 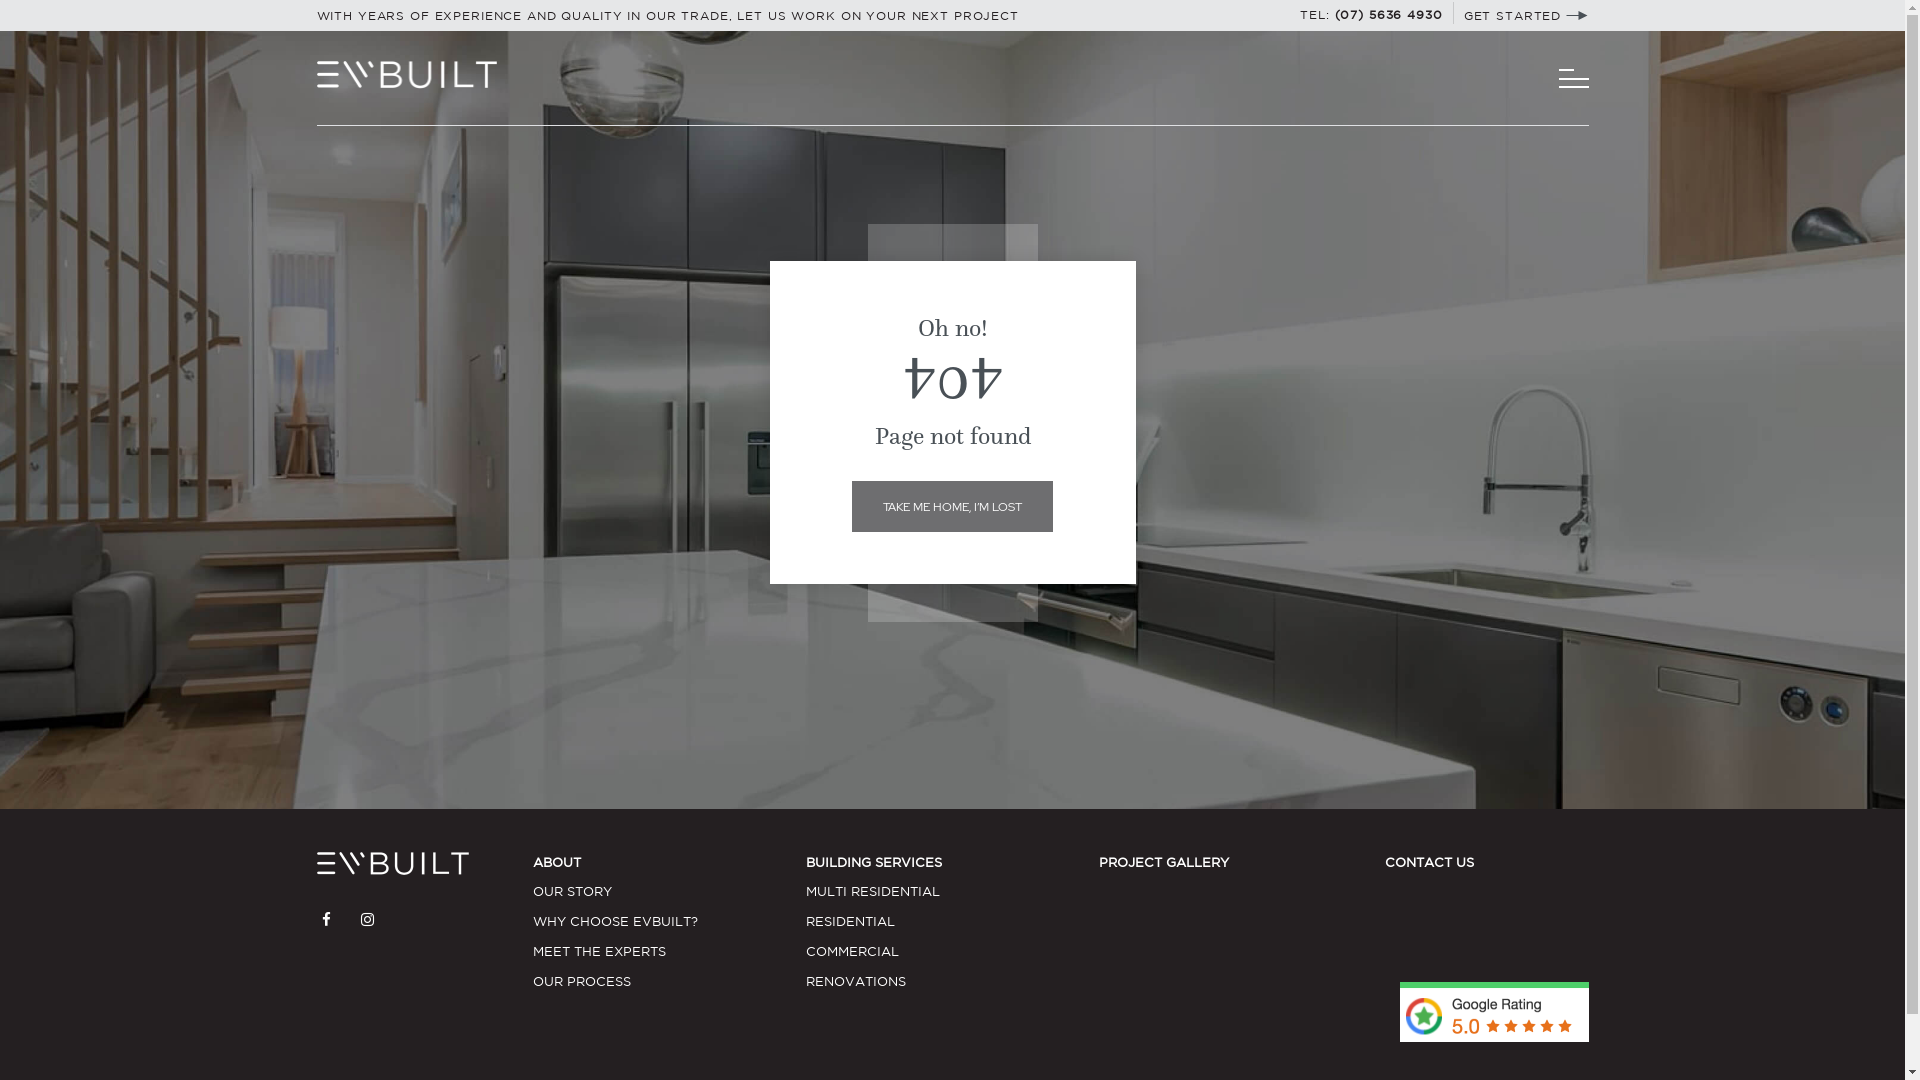 I want to click on 'ui-top-navigation-logo@2x', so click(x=405, y=73).